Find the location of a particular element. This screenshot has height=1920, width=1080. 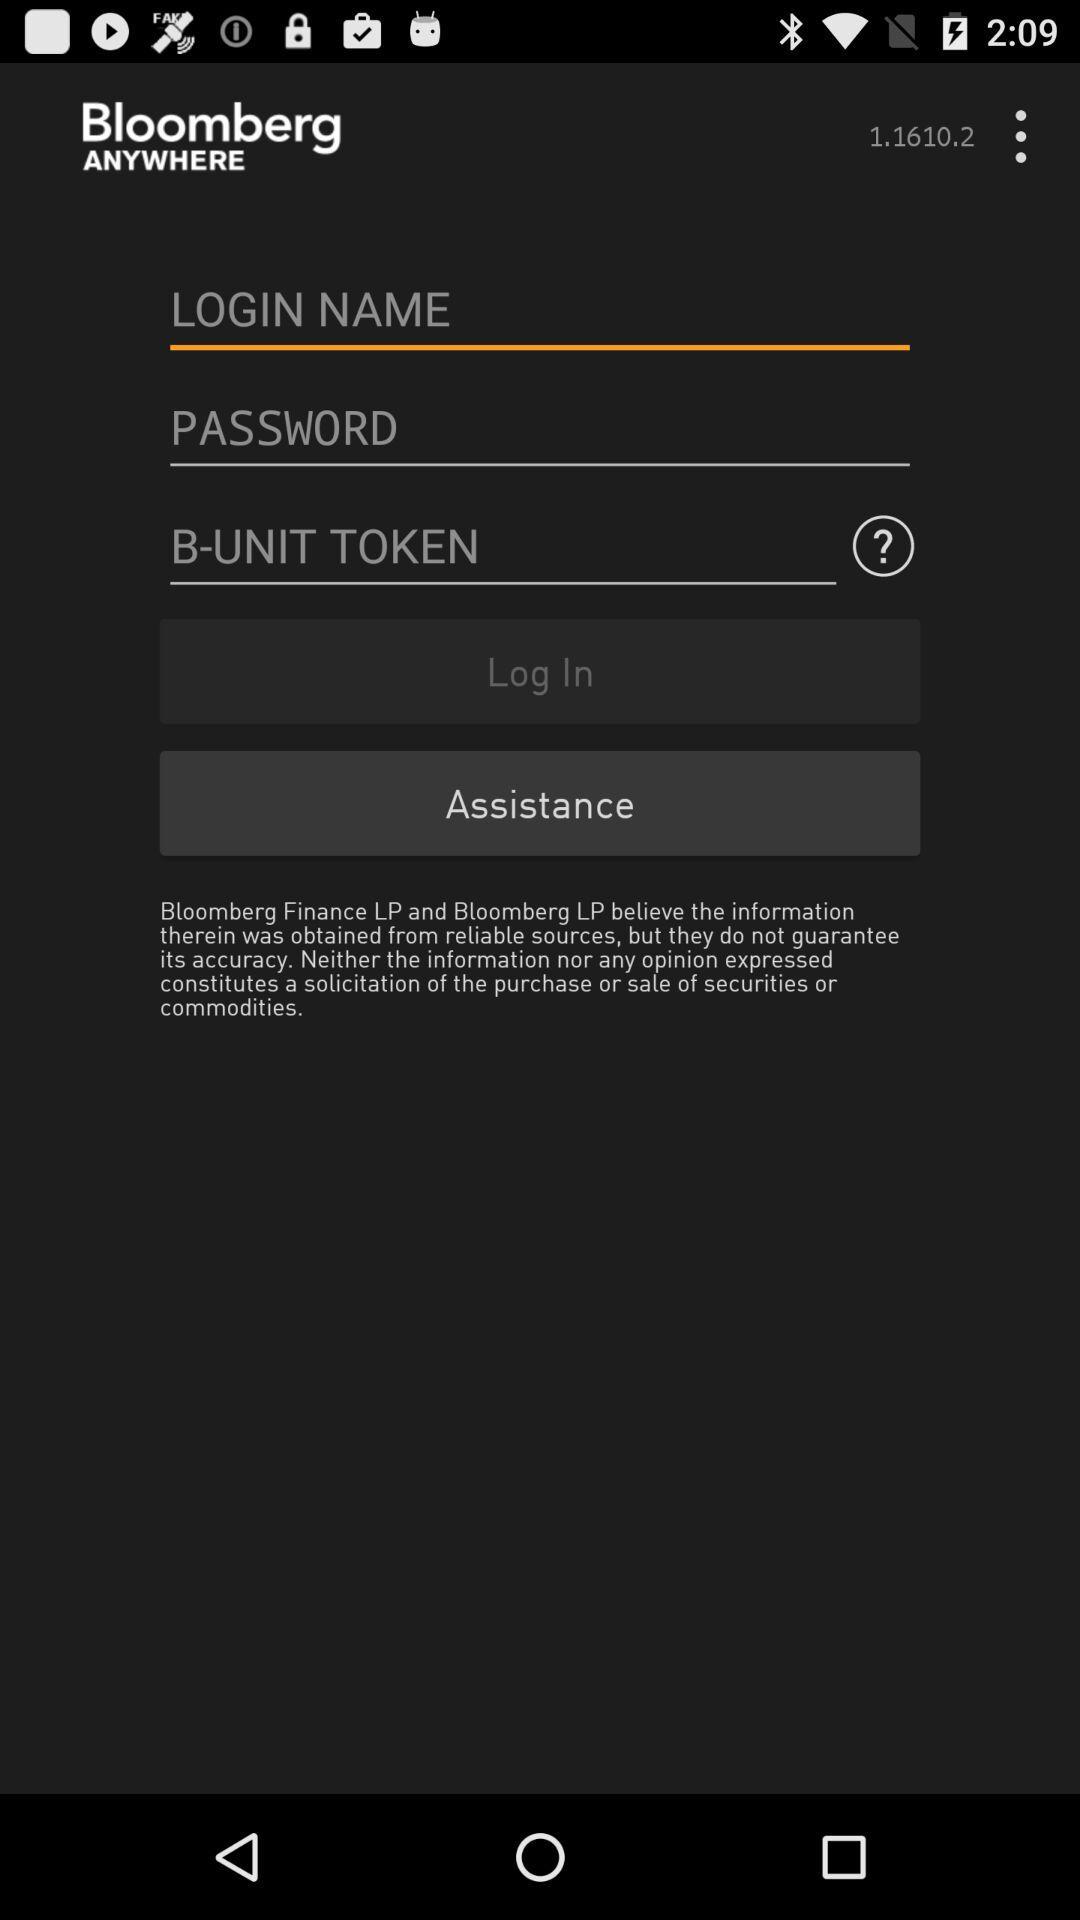

secure token entry login is located at coordinates (502, 546).